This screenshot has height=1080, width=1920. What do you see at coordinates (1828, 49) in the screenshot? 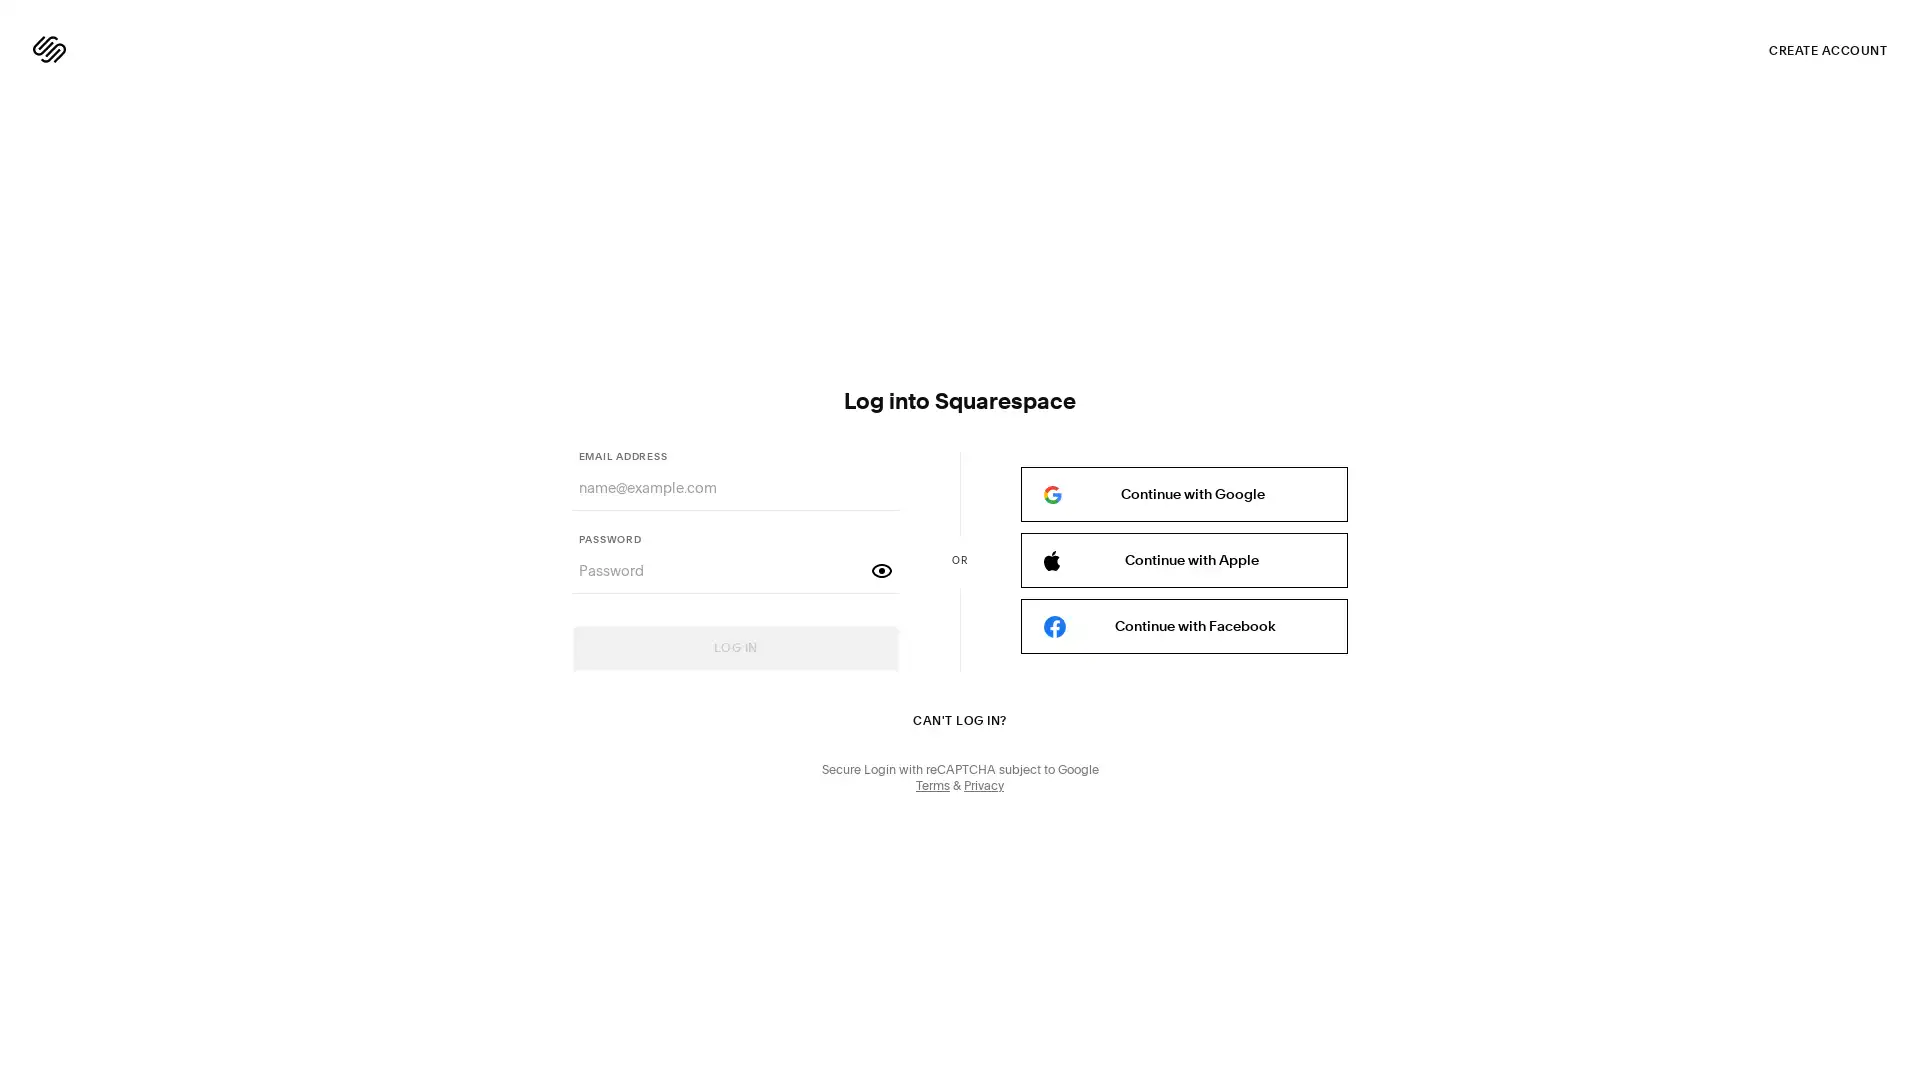
I see `CREATE ACCOUNT` at bounding box center [1828, 49].